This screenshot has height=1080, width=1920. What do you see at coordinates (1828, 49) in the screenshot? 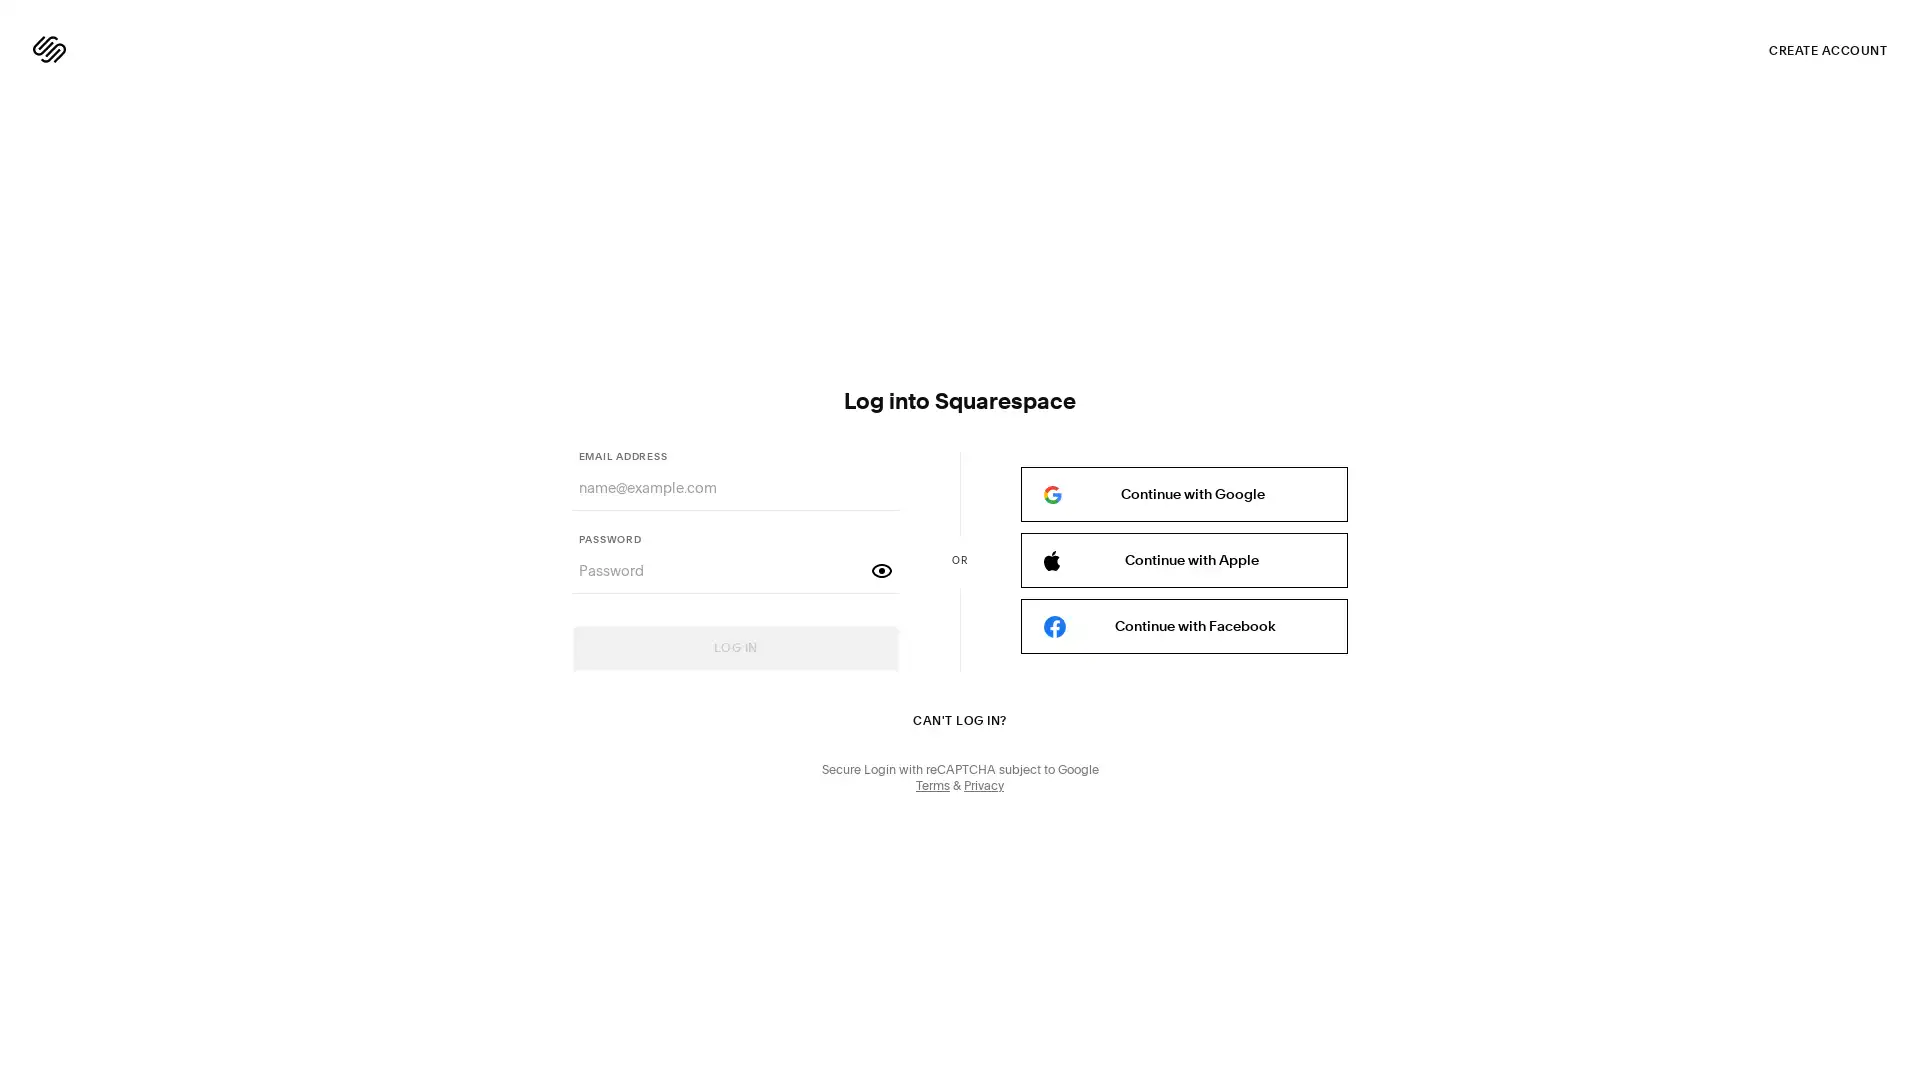
I see `CREATE ACCOUNT` at bounding box center [1828, 49].